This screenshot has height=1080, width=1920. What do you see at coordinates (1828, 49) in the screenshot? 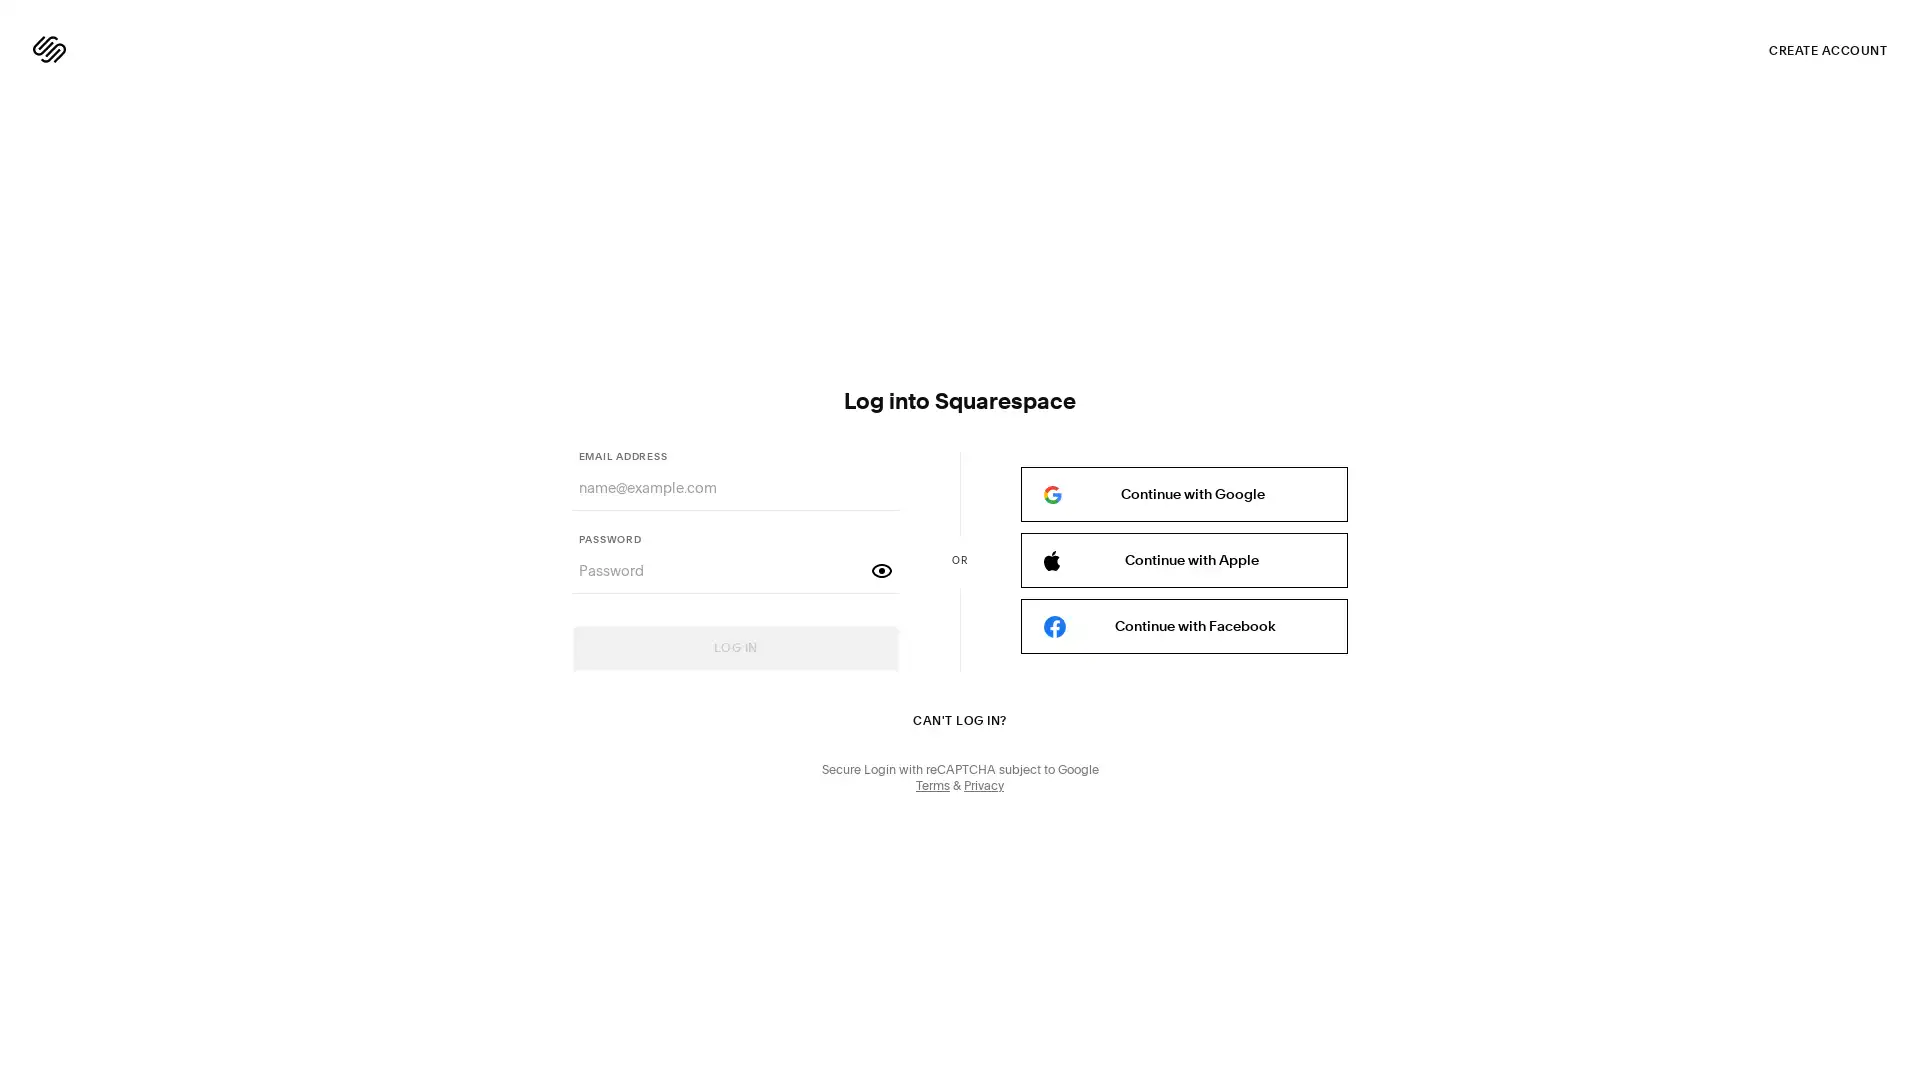
I see `CREATE ACCOUNT` at bounding box center [1828, 49].